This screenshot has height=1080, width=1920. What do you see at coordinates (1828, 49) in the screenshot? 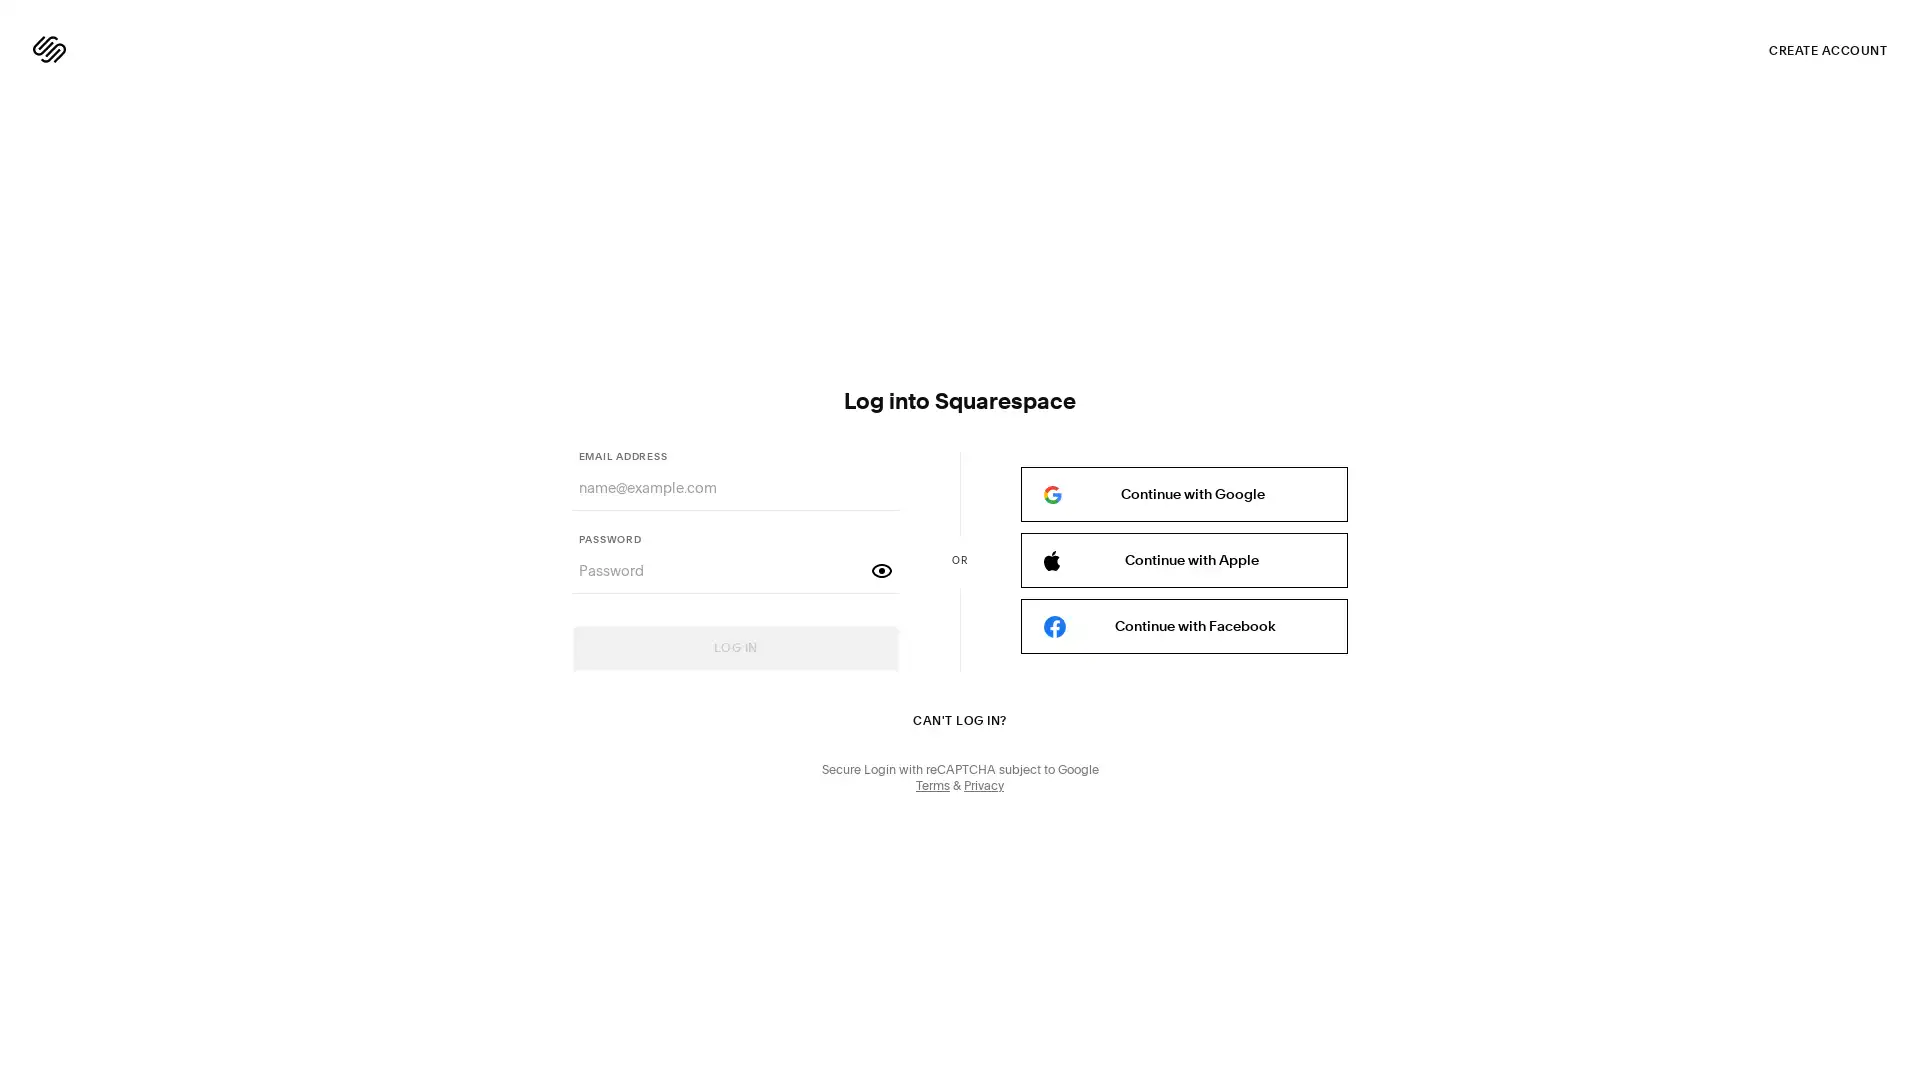
I see `CREATE ACCOUNT` at bounding box center [1828, 49].